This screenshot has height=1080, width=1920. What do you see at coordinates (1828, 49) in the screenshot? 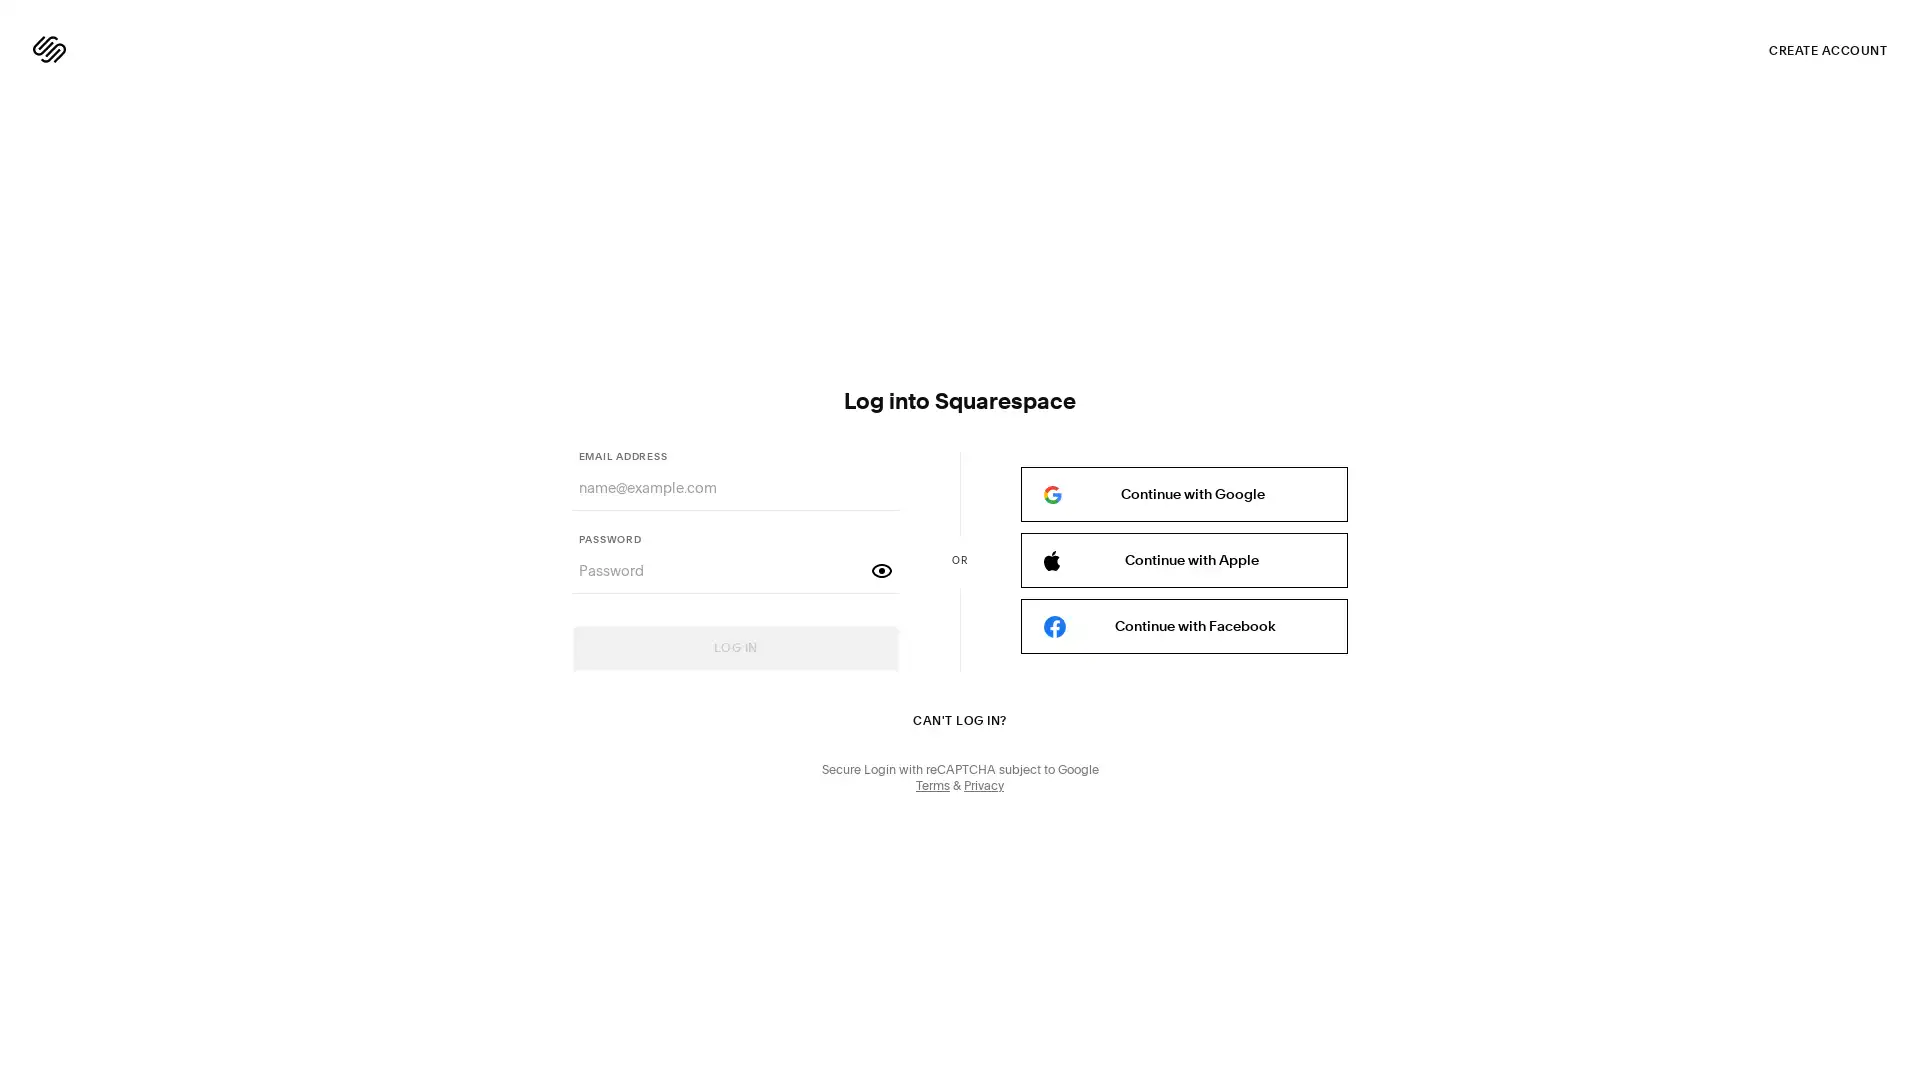
I see `CREATE ACCOUNT` at bounding box center [1828, 49].